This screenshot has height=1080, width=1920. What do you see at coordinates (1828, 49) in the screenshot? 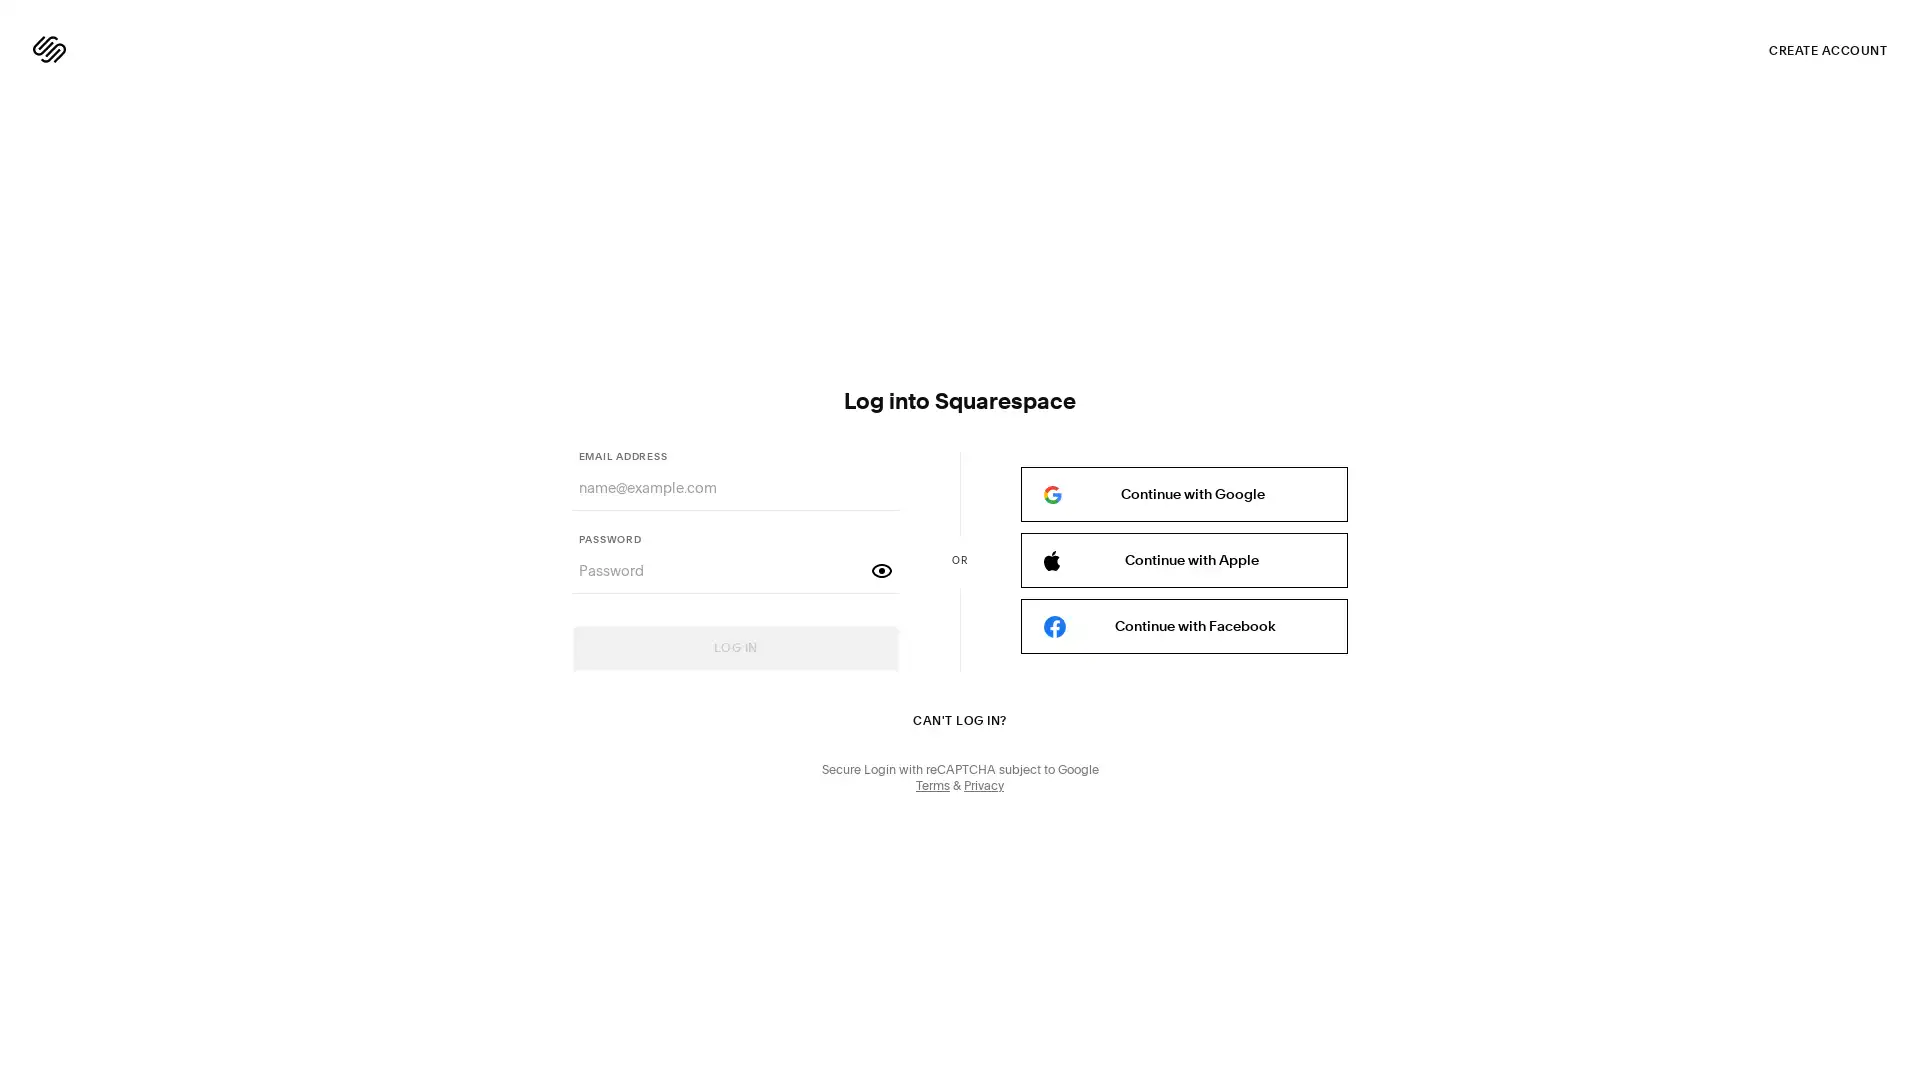
I see `CREATE ACCOUNT` at bounding box center [1828, 49].